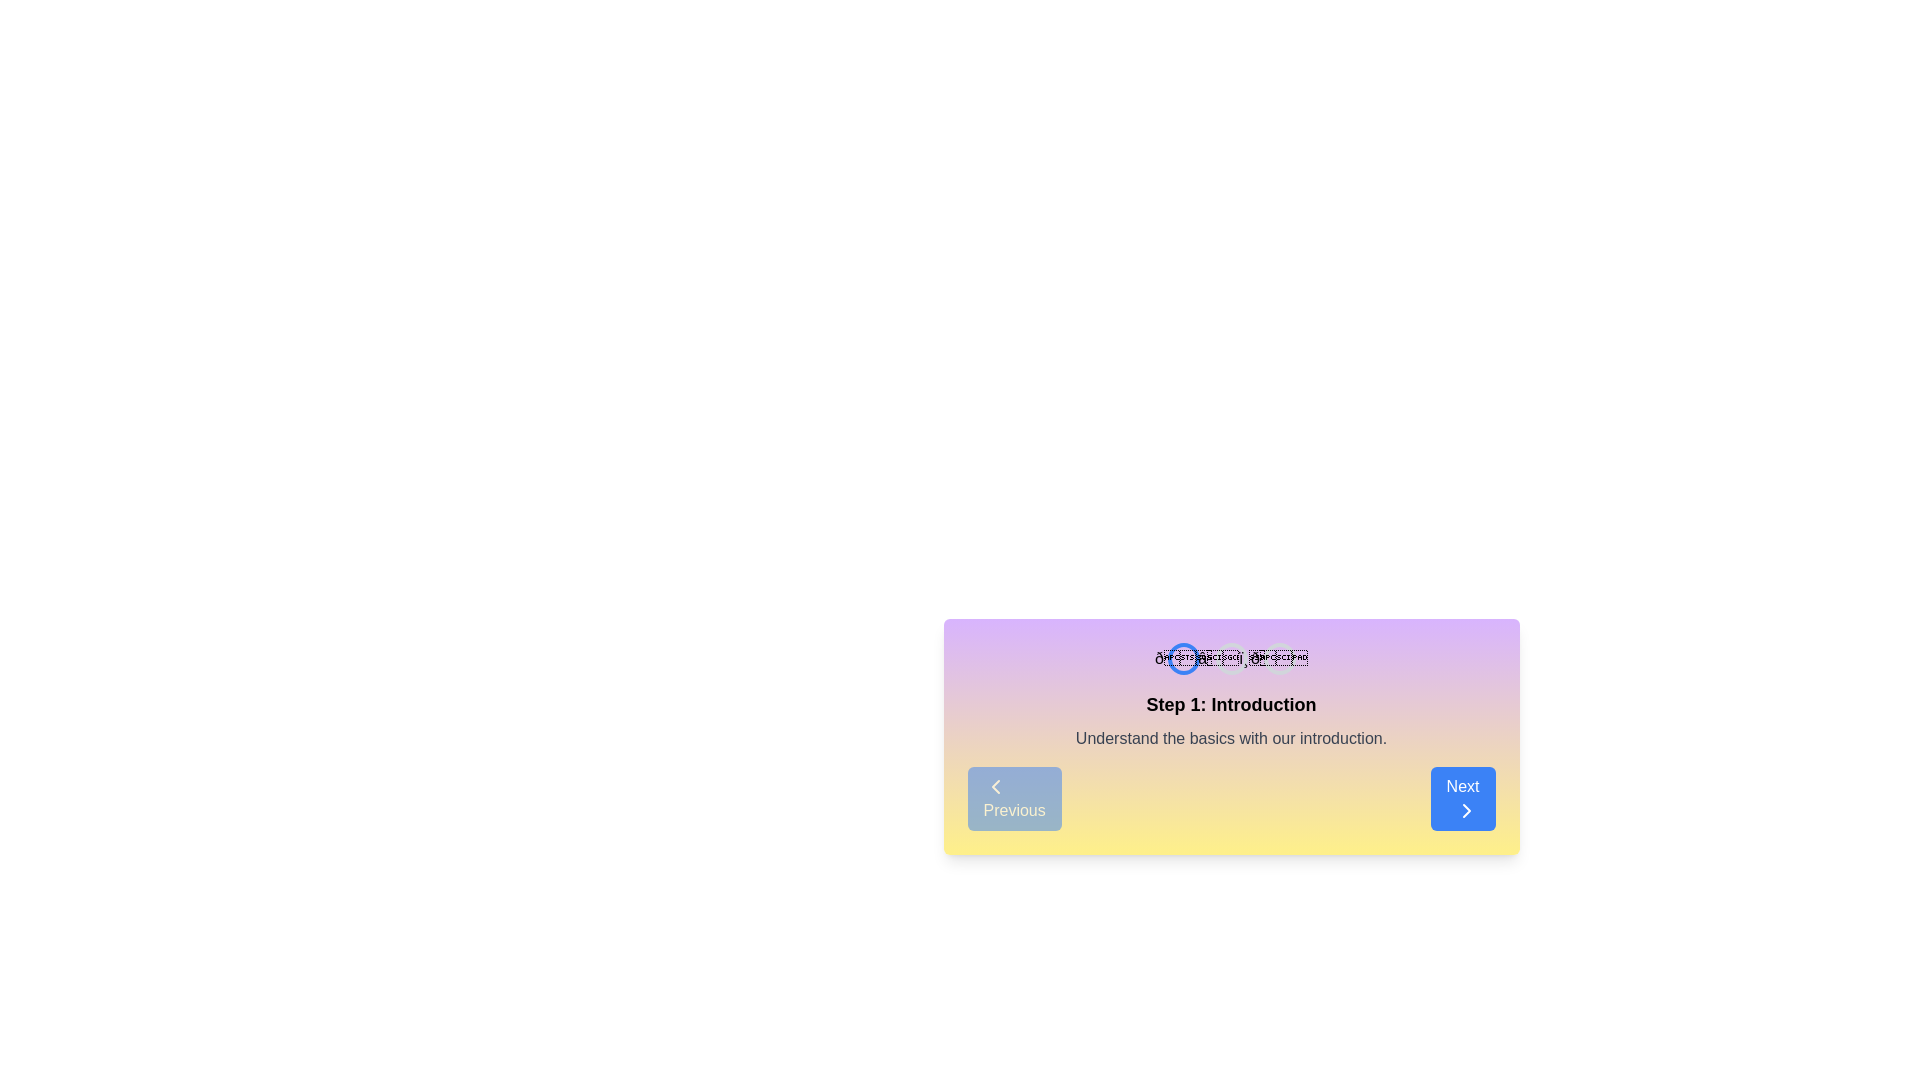  Describe the element at coordinates (1230, 721) in the screenshot. I see `the static text display element that shows 'Step 1: Introduction' in bold and 'Understand the basics with our introduction.' in regular font, located in the middle section of a card-like structure` at that location.